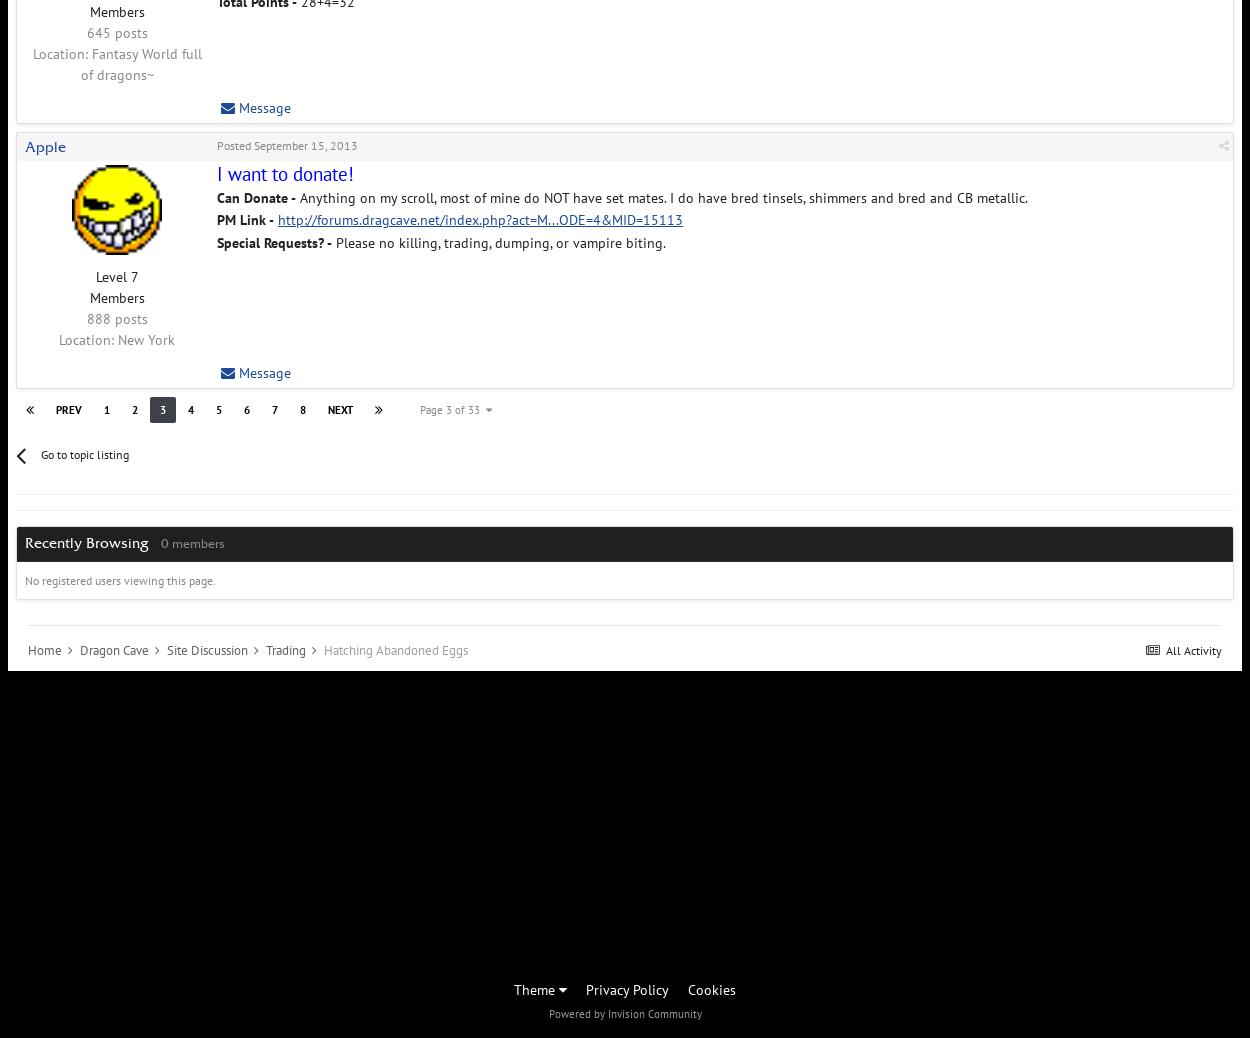  What do you see at coordinates (627, 989) in the screenshot?
I see `'Privacy Policy'` at bounding box center [627, 989].